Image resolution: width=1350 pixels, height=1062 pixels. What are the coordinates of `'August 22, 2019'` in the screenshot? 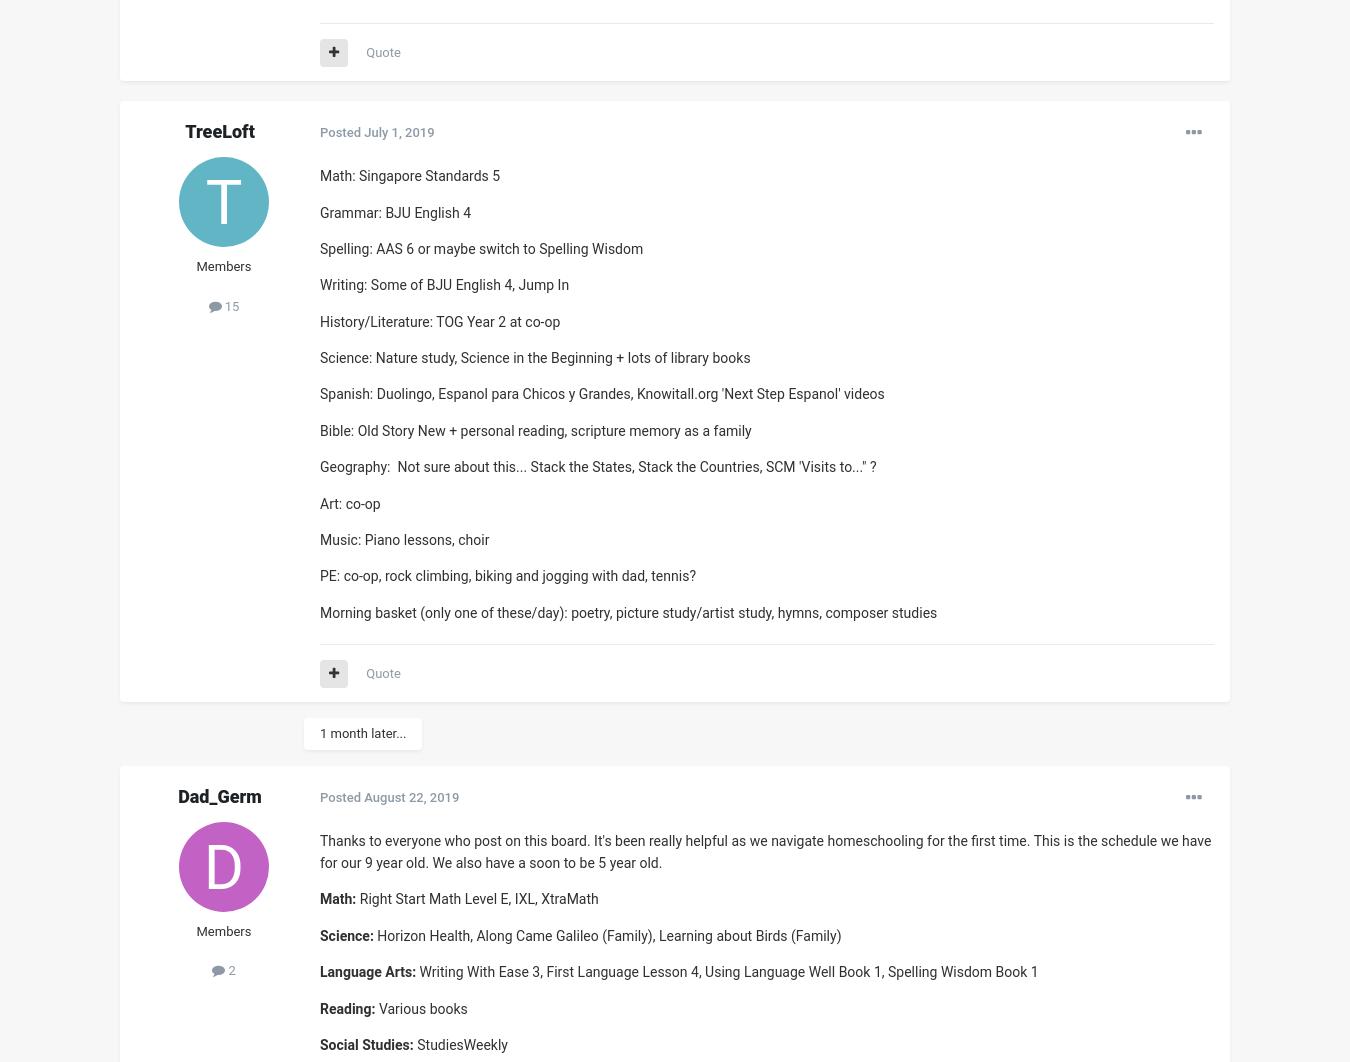 It's located at (411, 796).